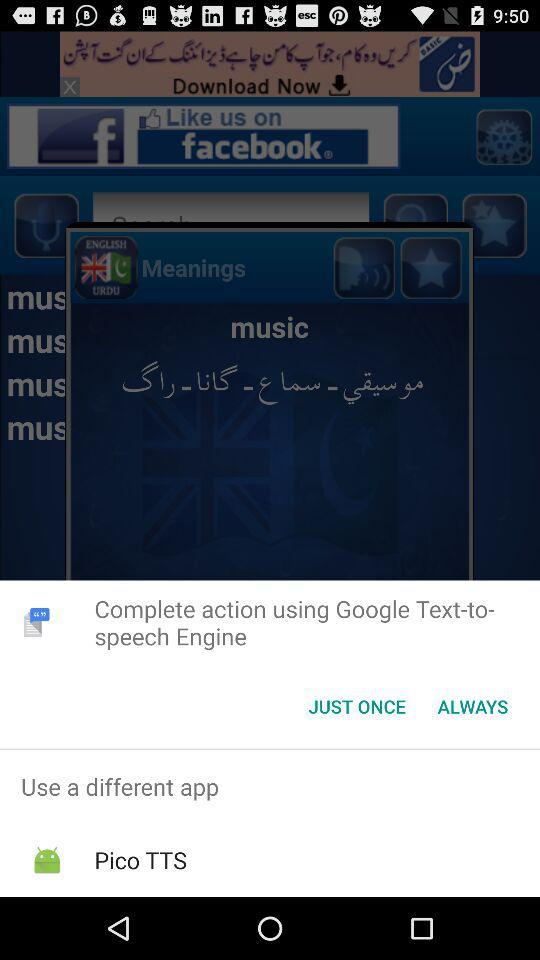 This screenshot has height=960, width=540. I want to click on the item next to the just once, so click(472, 706).